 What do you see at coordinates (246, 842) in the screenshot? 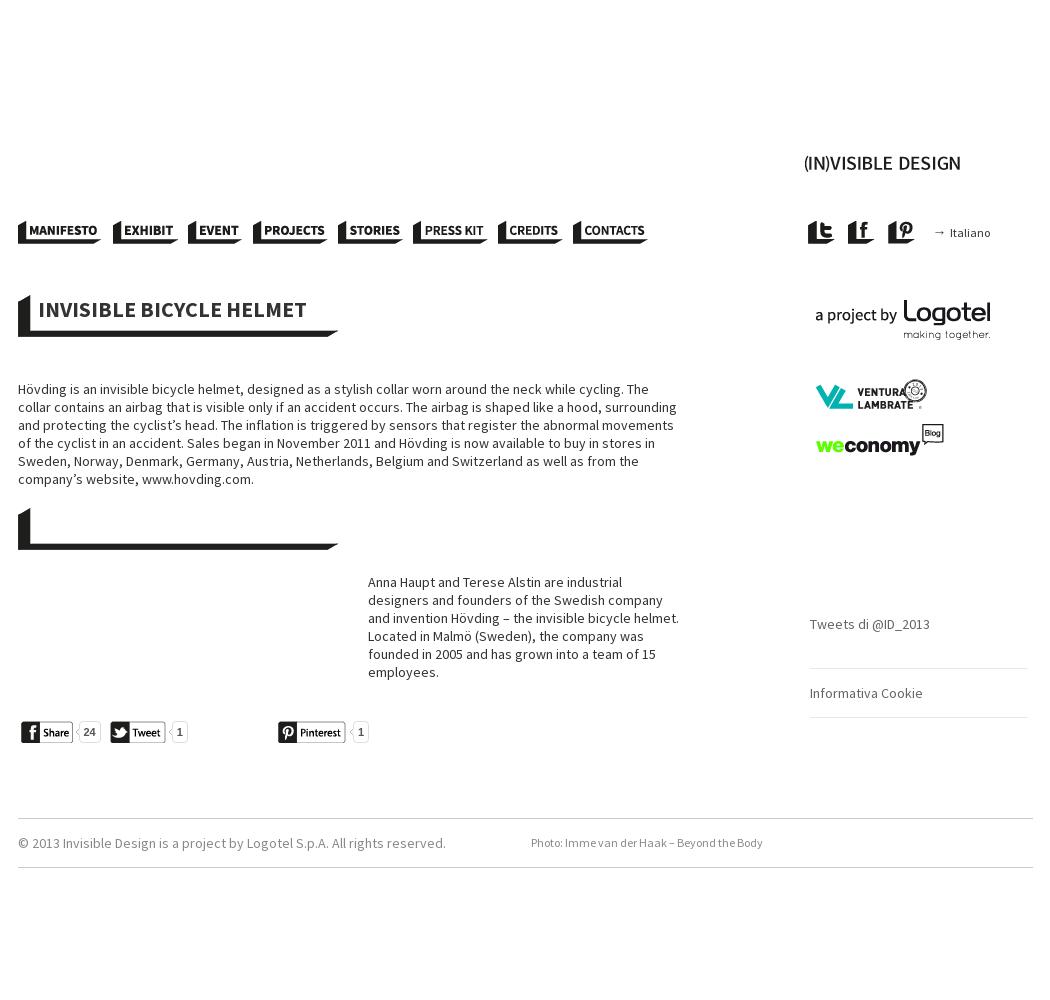
I see `'Logotel'` at bounding box center [246, 842].